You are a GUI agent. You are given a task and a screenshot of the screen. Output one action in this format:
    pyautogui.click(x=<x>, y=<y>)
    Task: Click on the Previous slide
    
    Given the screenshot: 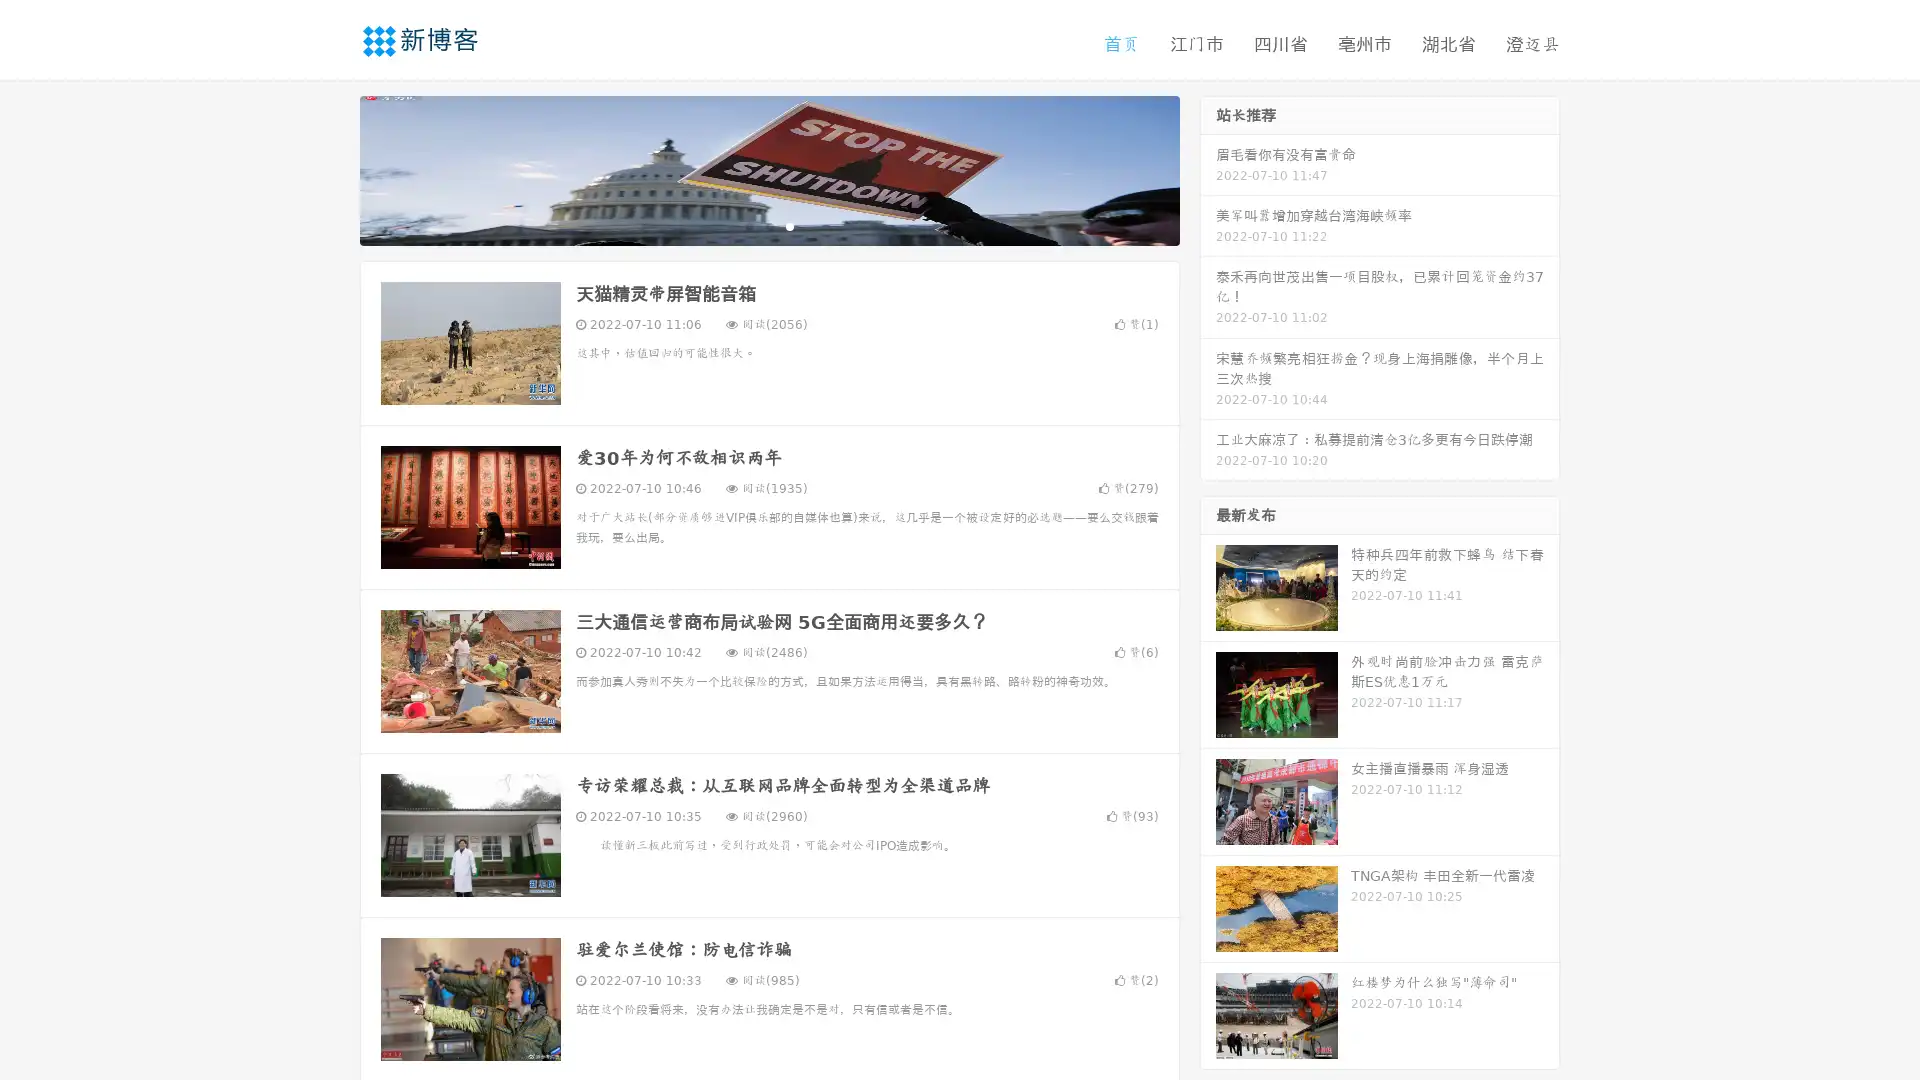 What is the action you would take?
    pyautogui.click(x=330, y=168)
    